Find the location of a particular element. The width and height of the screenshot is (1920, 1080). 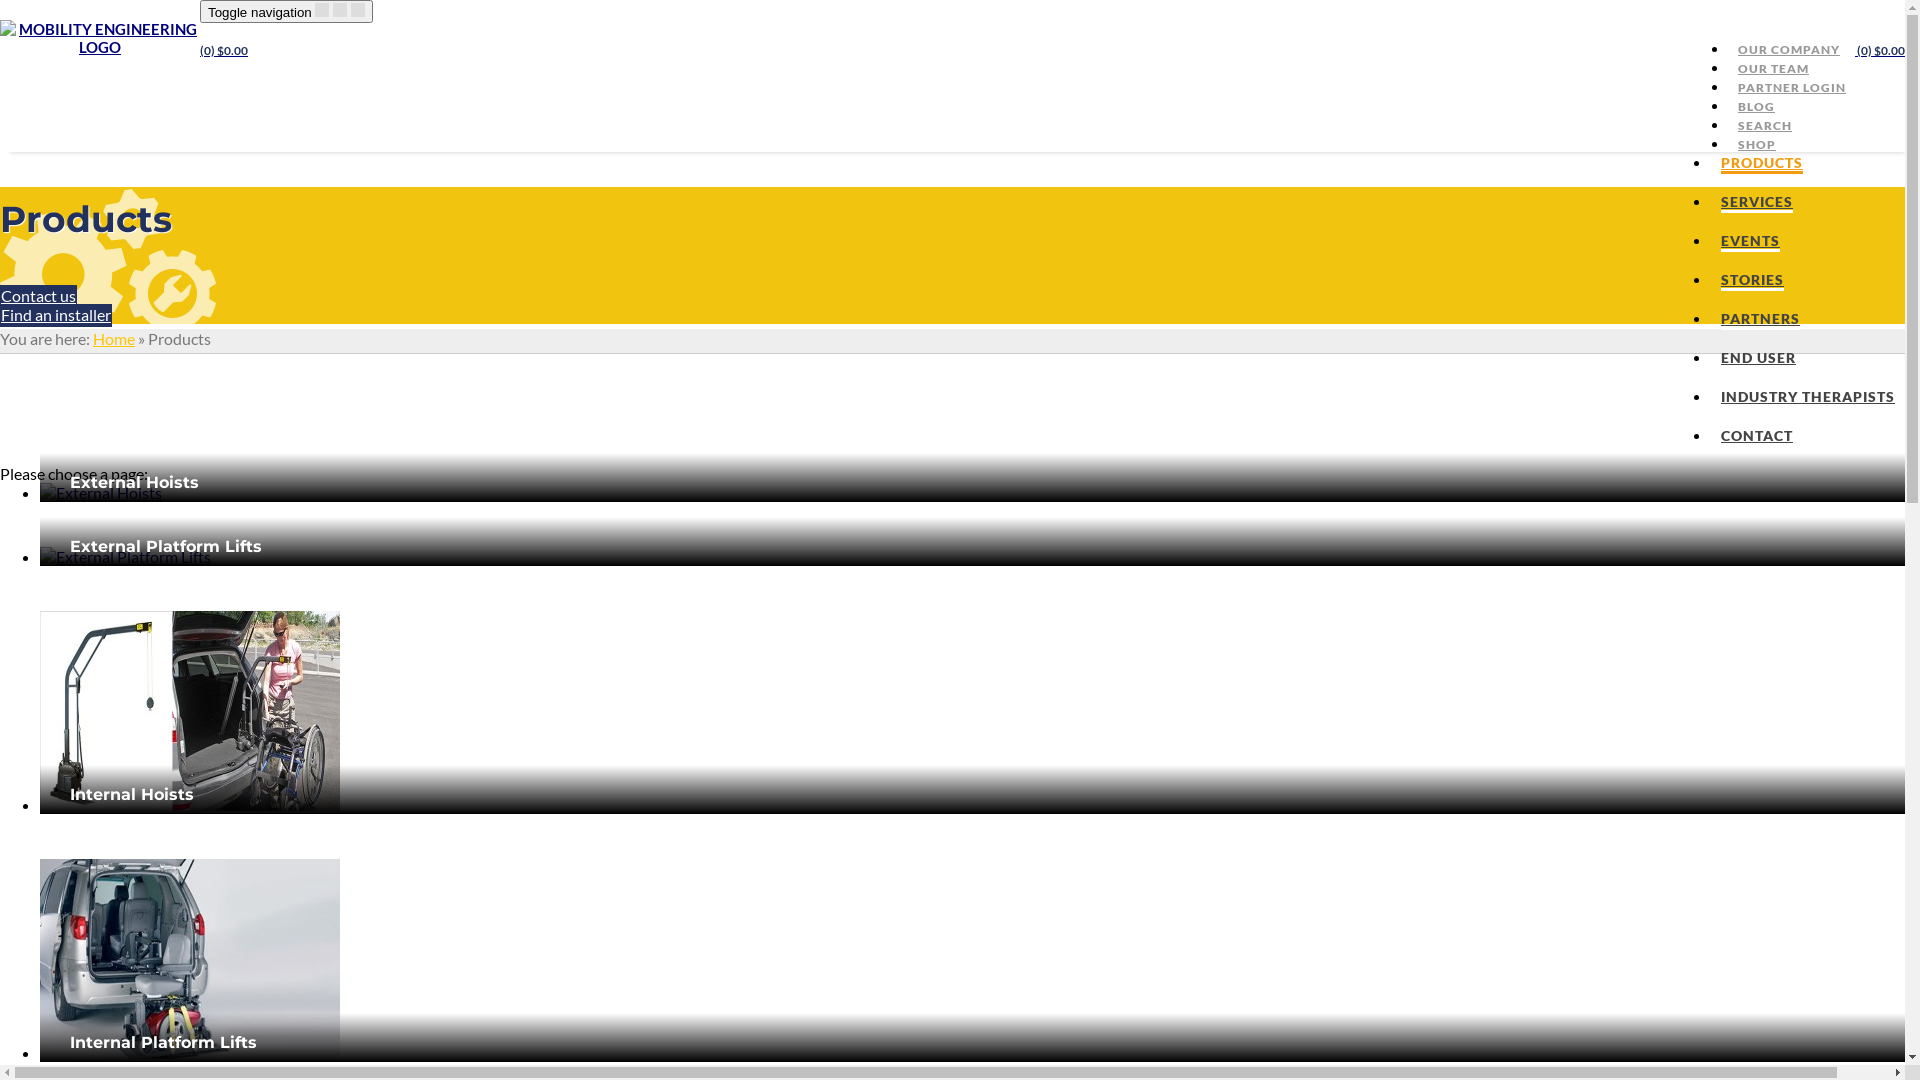

'EVENTS' is located at coordinates (1749, 241).